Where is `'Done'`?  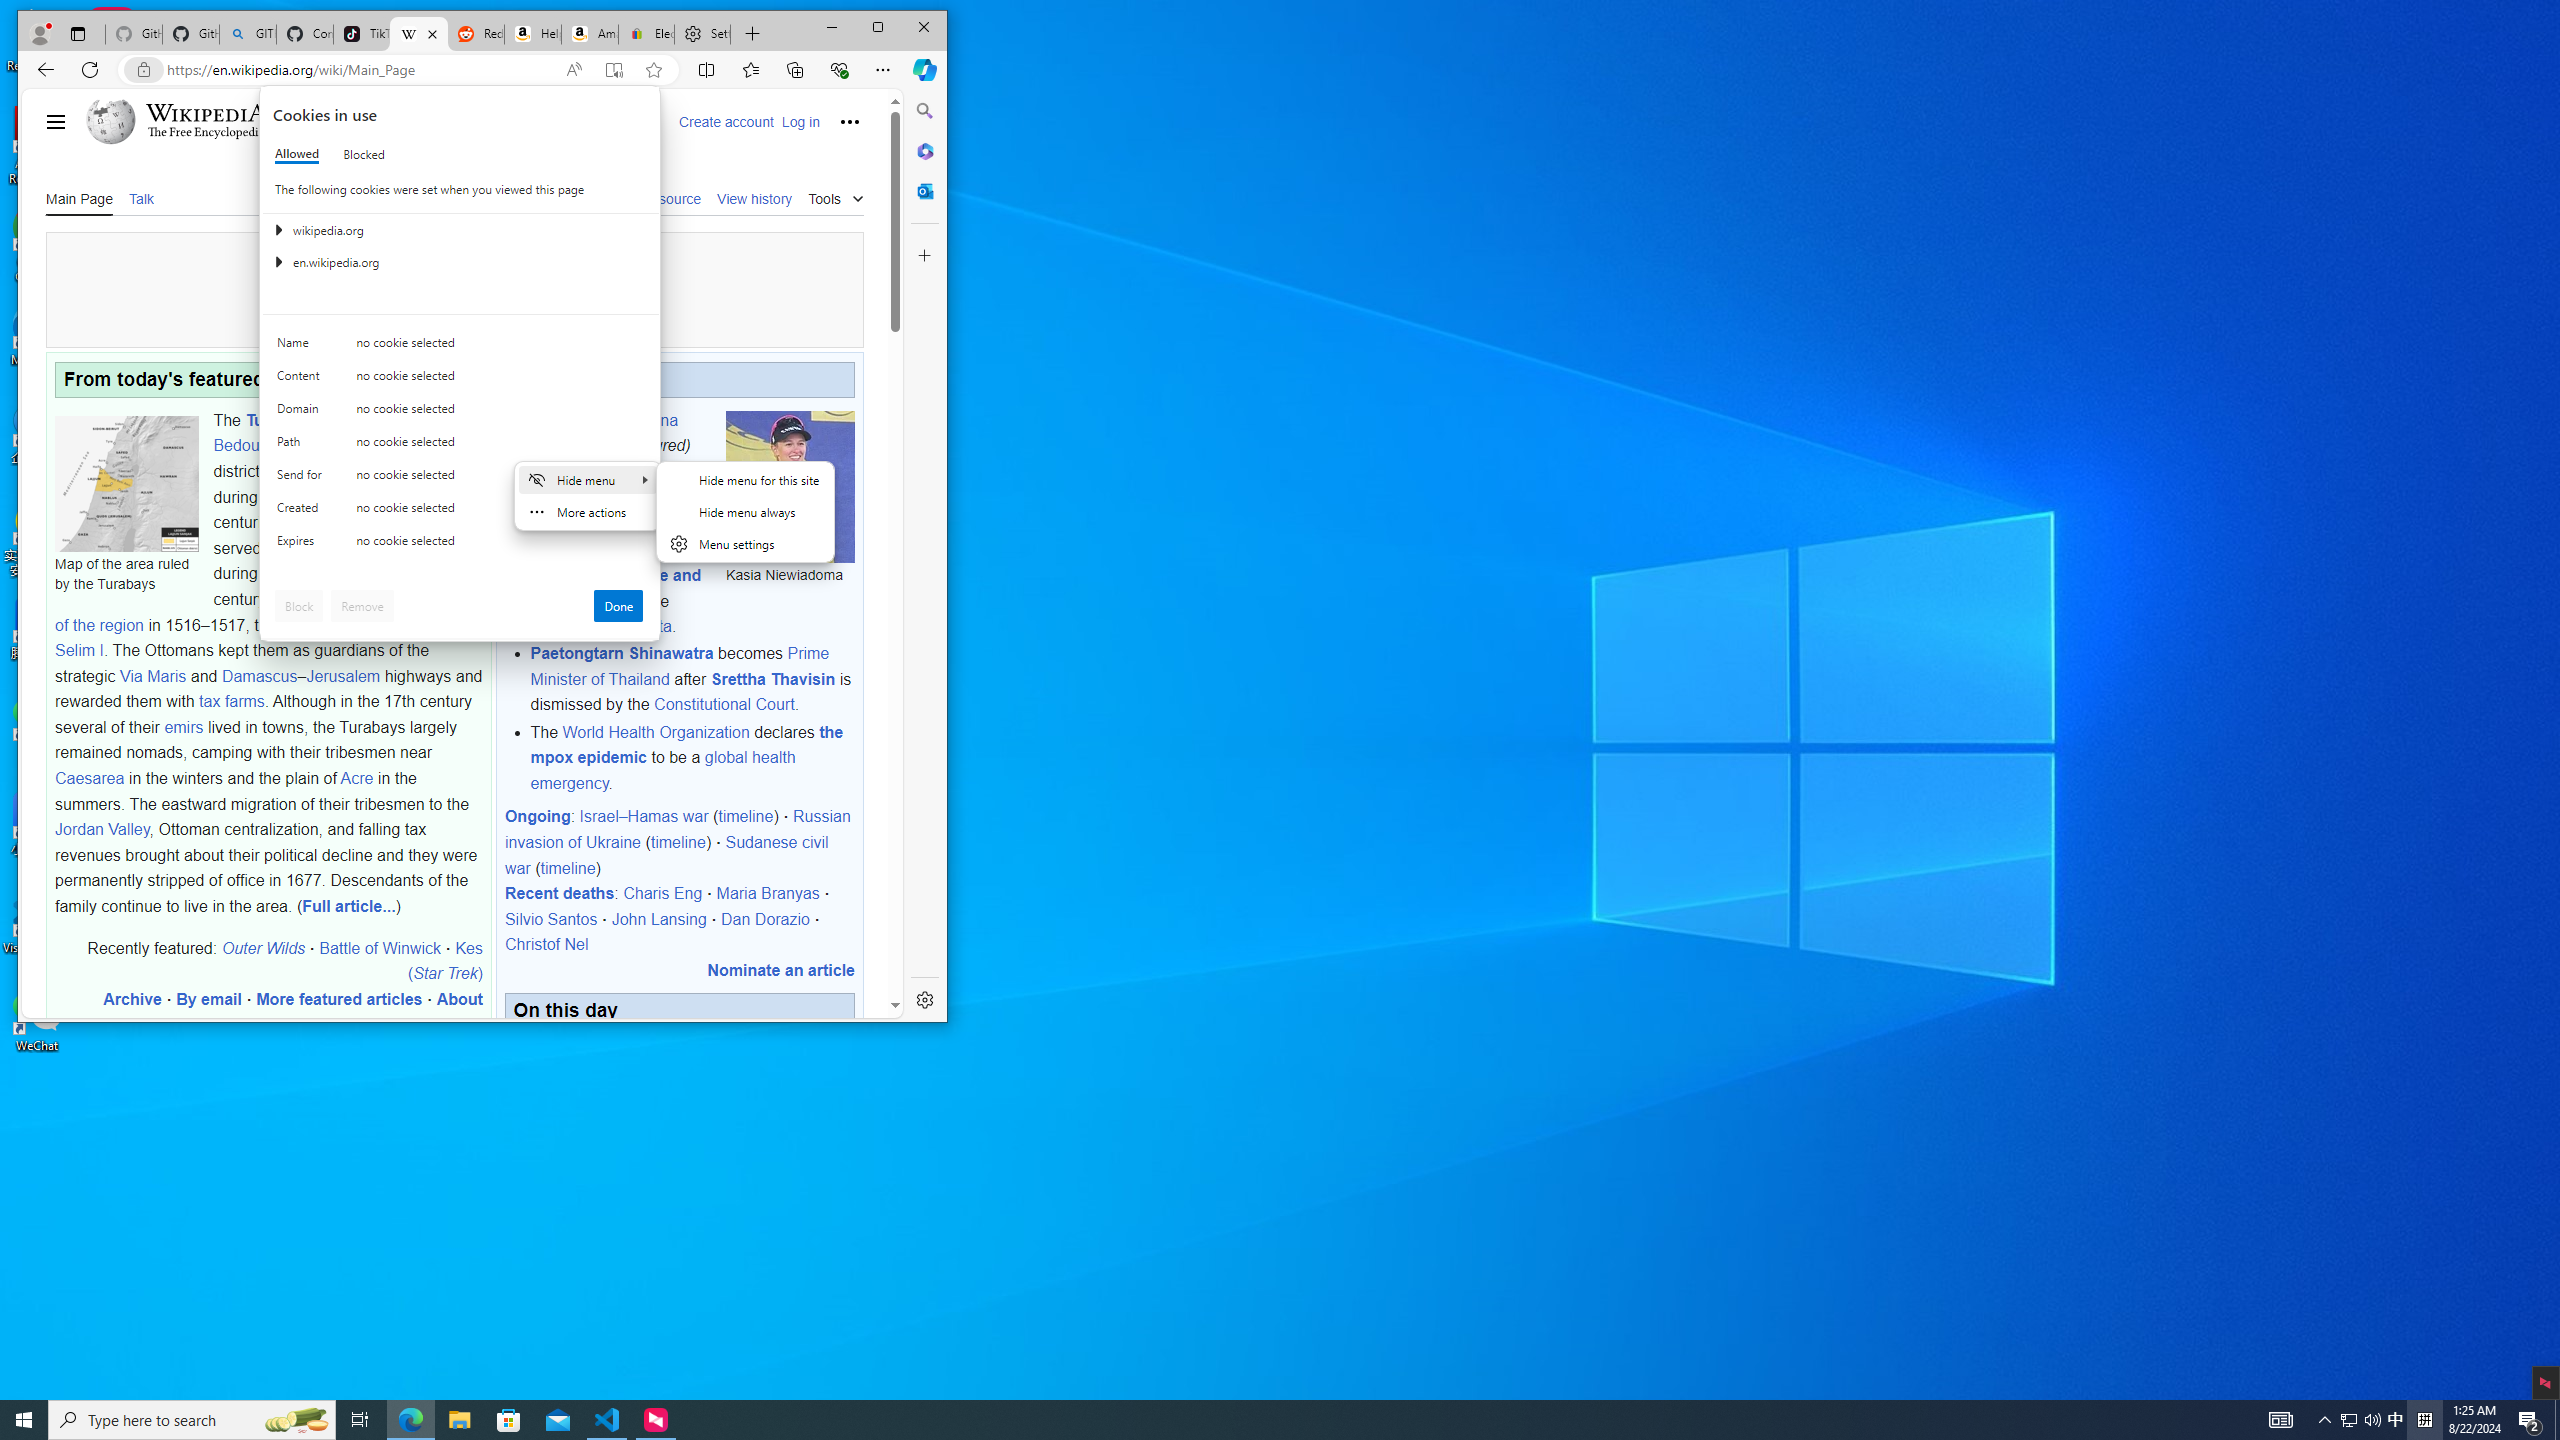
'Done' is located at coordinates (617, 605).